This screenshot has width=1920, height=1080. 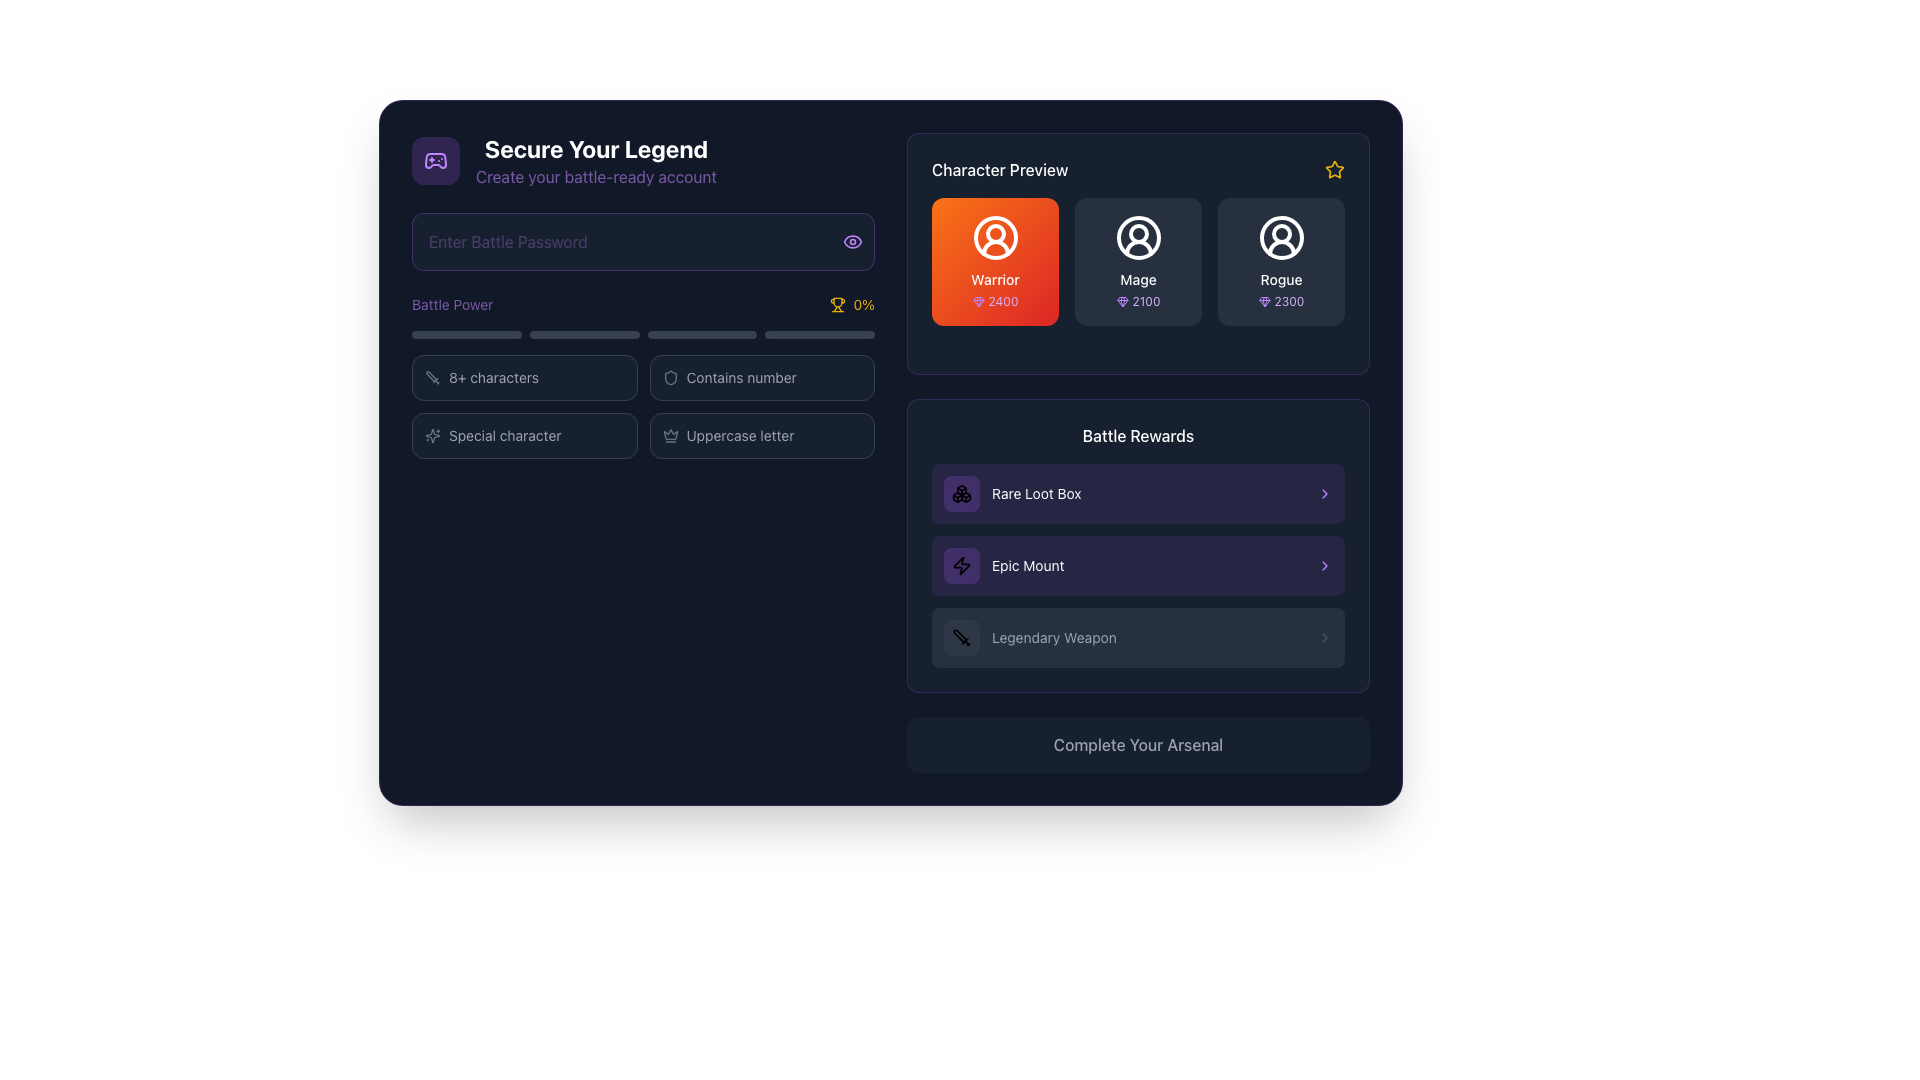 I want to click on the text label displaying the numerical value '2100', which is styled with a small-sized font in light purple color and located below the middle character icon labeled 'Mage' in the 'Character Preview' section, so click(x=1146, y=301).